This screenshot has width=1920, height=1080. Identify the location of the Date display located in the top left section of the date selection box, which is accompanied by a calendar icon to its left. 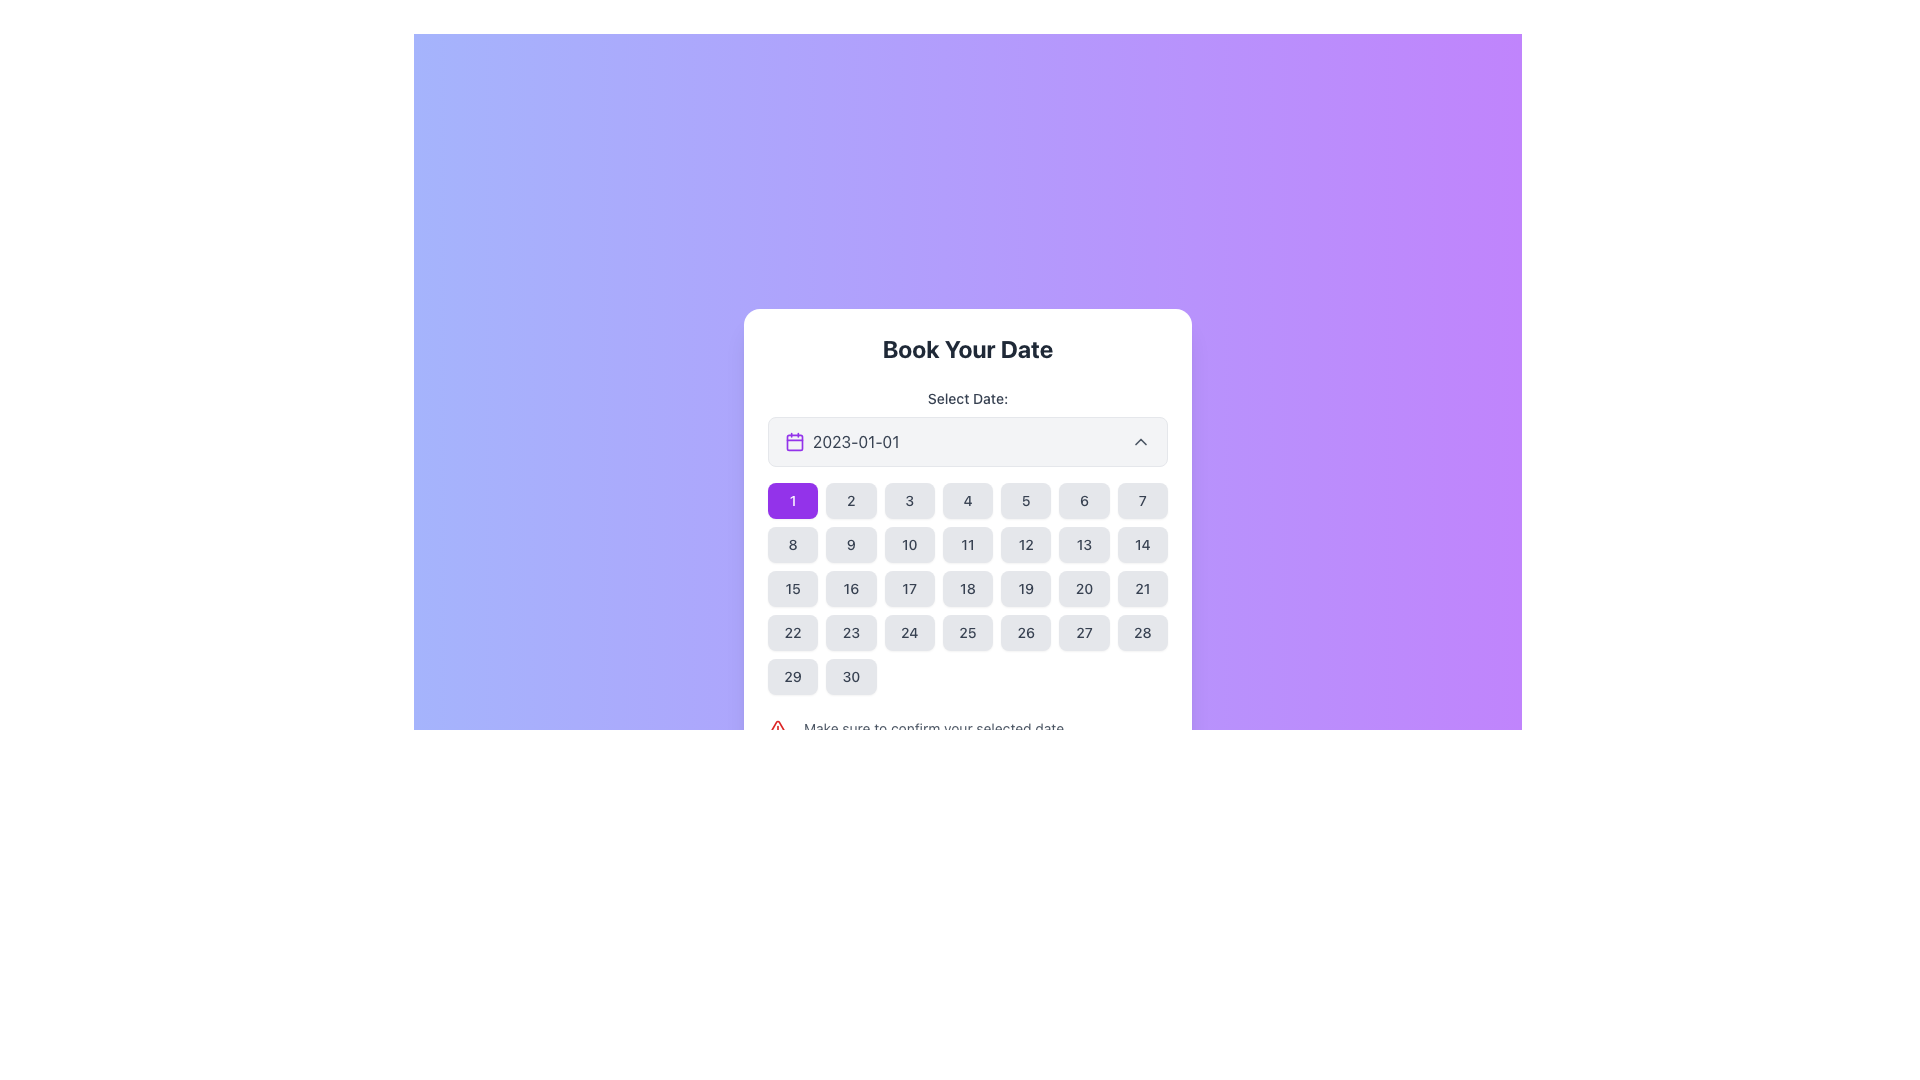
(842, 441).